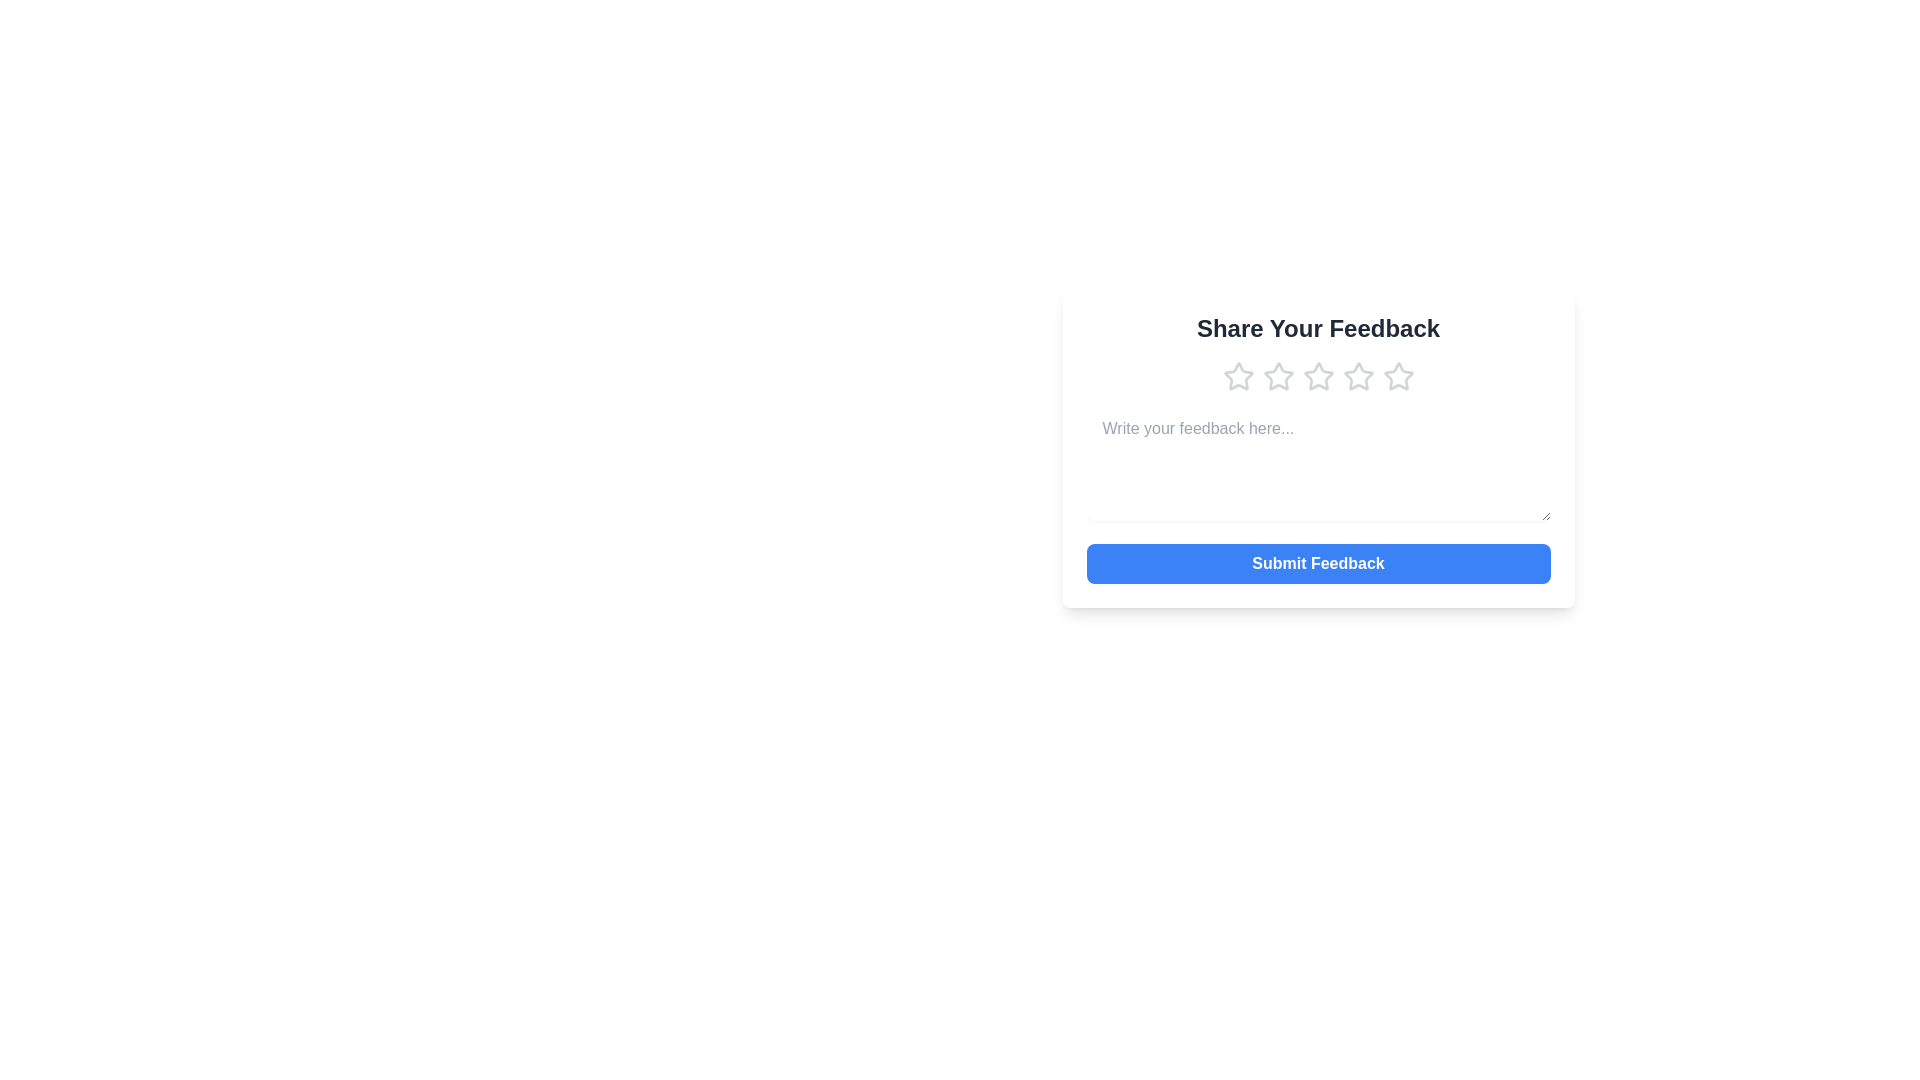 This screenshot has height=1080, width=1920. Describe the element at coordinates (1318, 377) in the screenshot. I see `the third star icon, which is styled in gray and represents a rating` at that location.